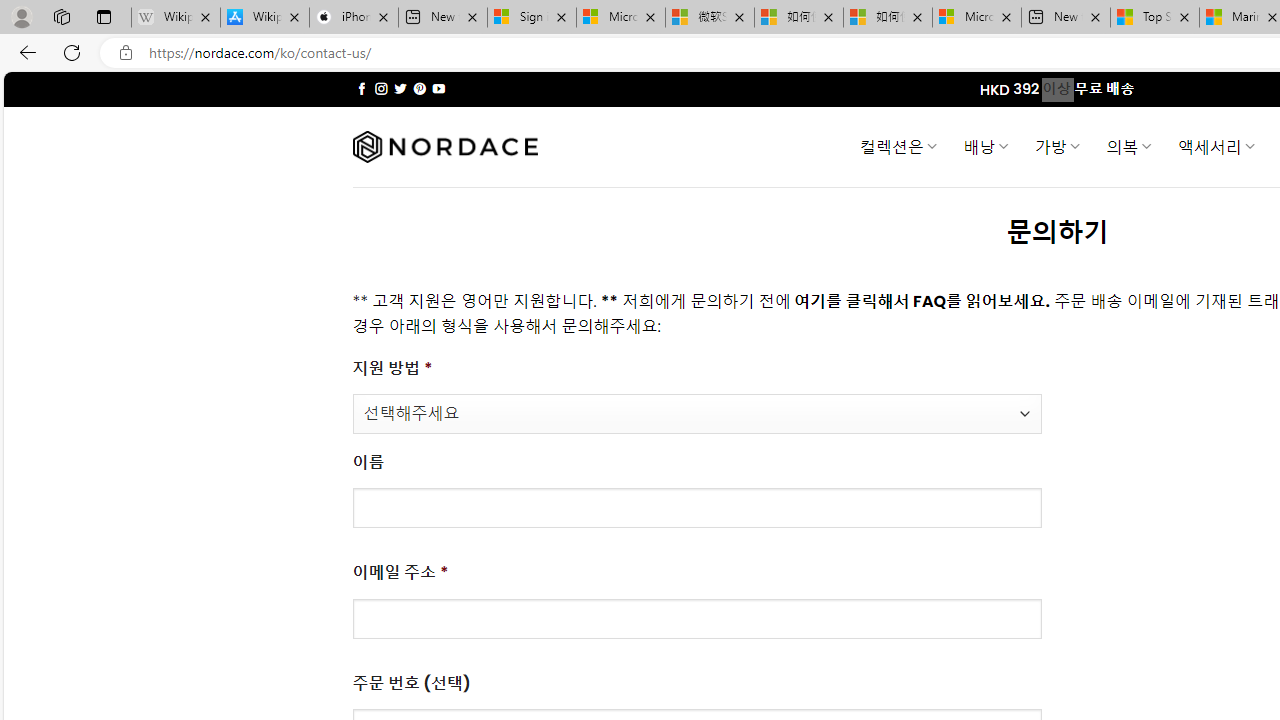 Image resolution: width=1280 pixels, height=720 pixels. What do you see at coordinates (977, 17) in the screenshot?
I see `'Microsoft account | Account Checkup'` at bounding box center [977, 17].